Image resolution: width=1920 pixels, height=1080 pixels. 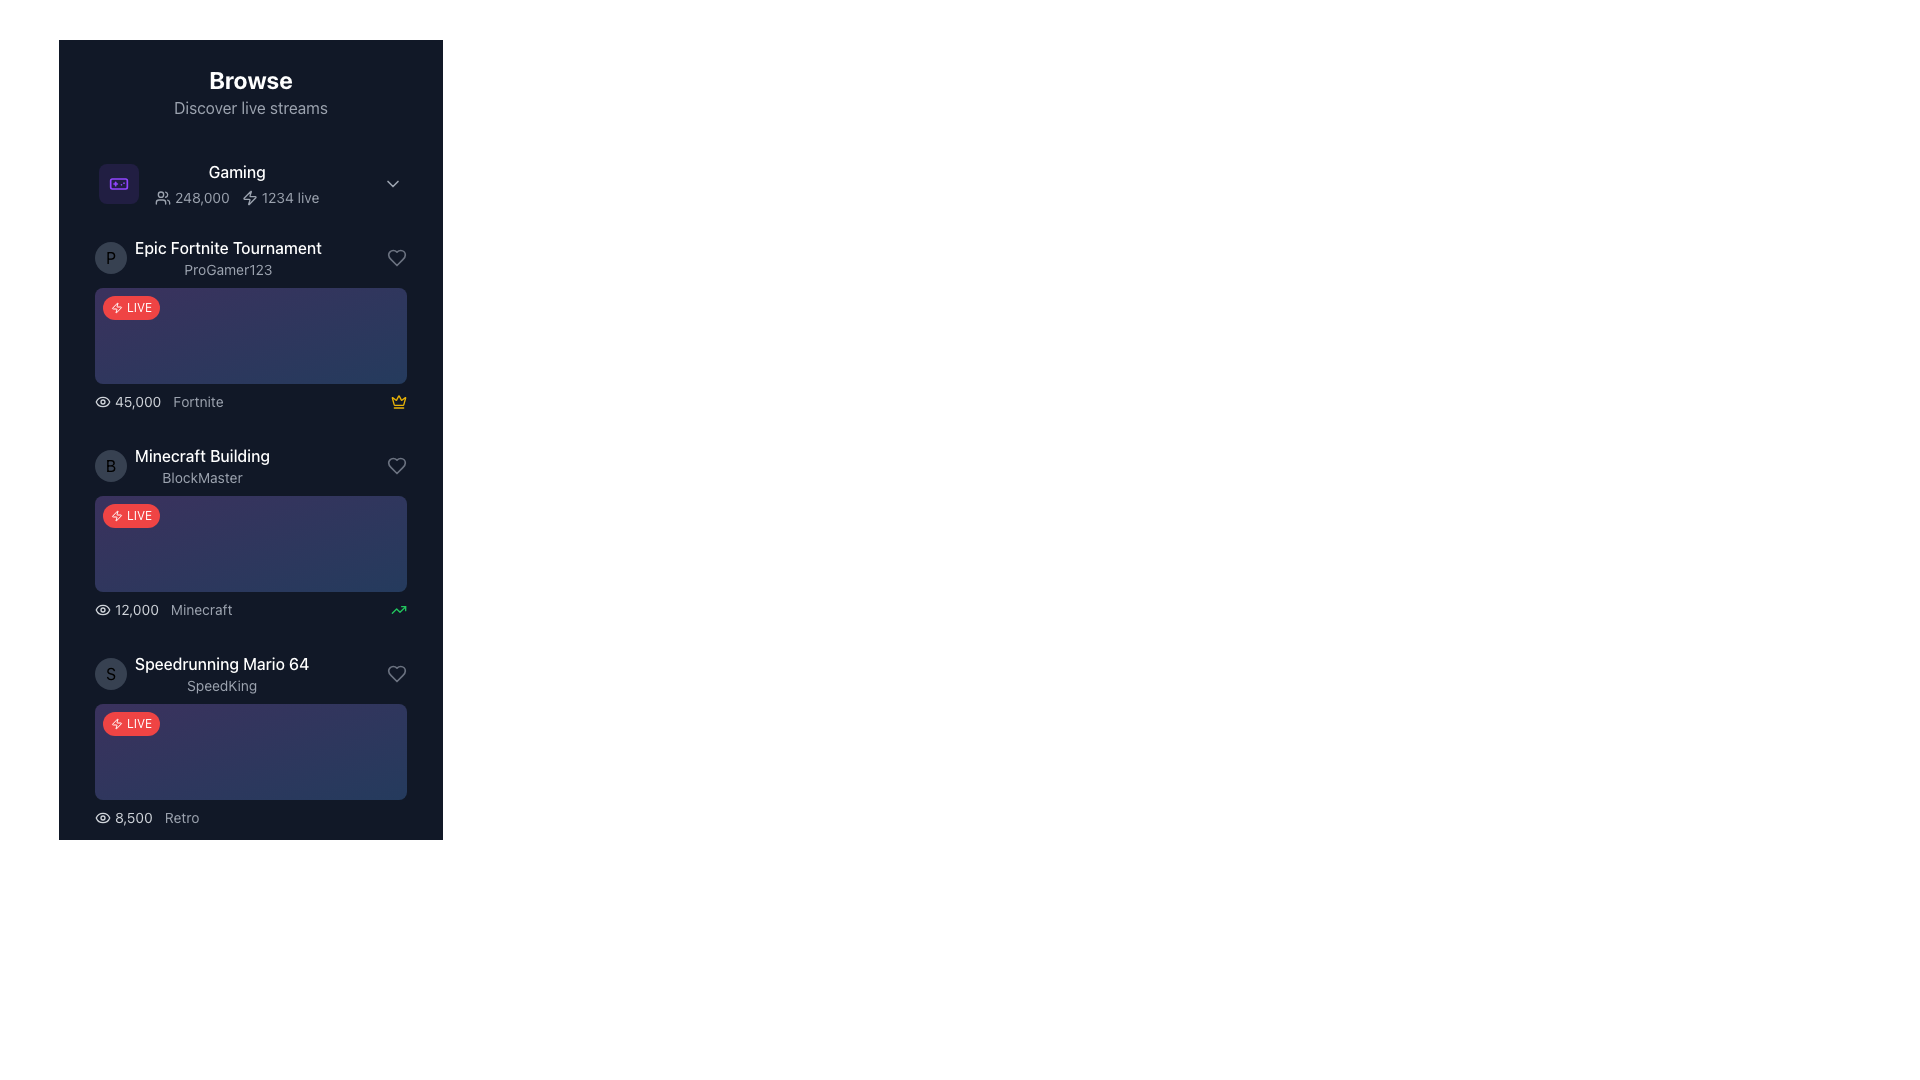 I want to click on the Text label displaying 'SpeedKing', which is styled in a smaller, lighter gray font and positioned below 'Speedrunning Mario 64', so click(x=222, y=685).